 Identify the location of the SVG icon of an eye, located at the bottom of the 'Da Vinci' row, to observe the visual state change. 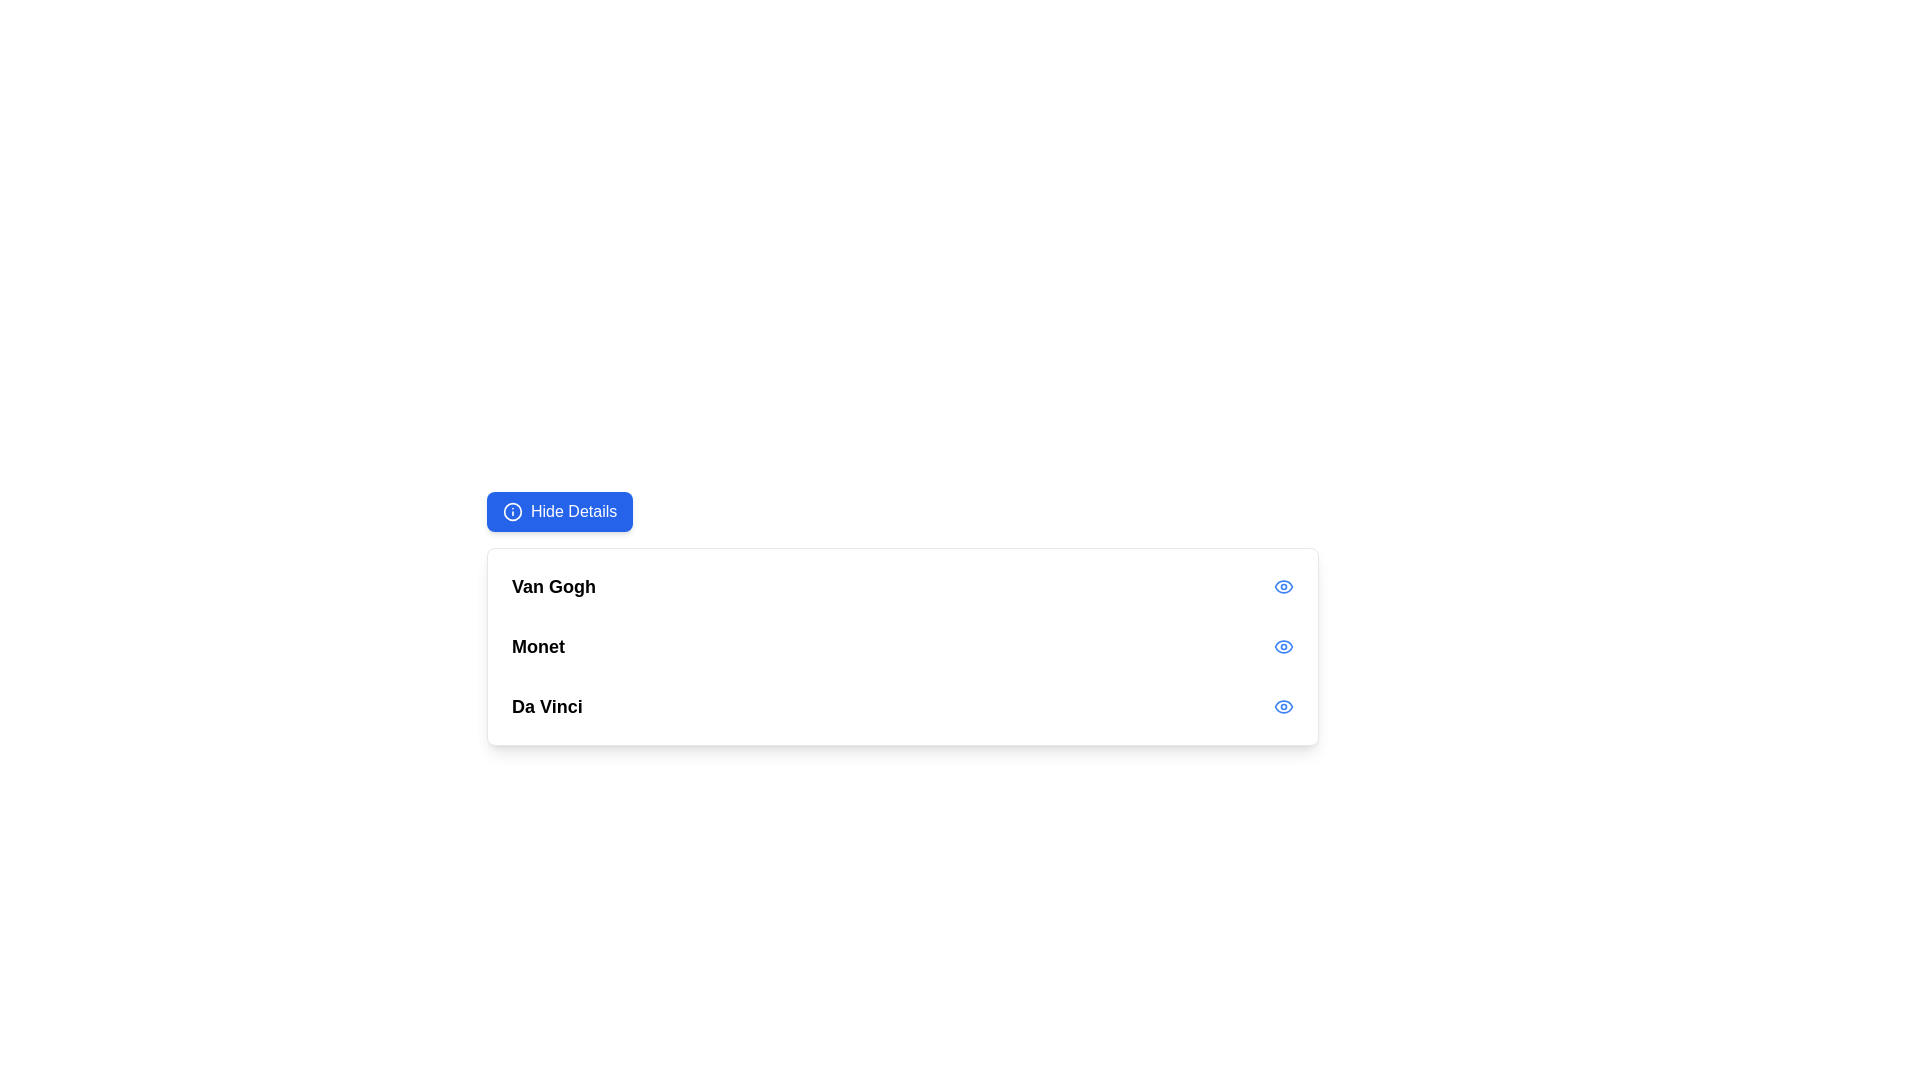
(1283, 705).